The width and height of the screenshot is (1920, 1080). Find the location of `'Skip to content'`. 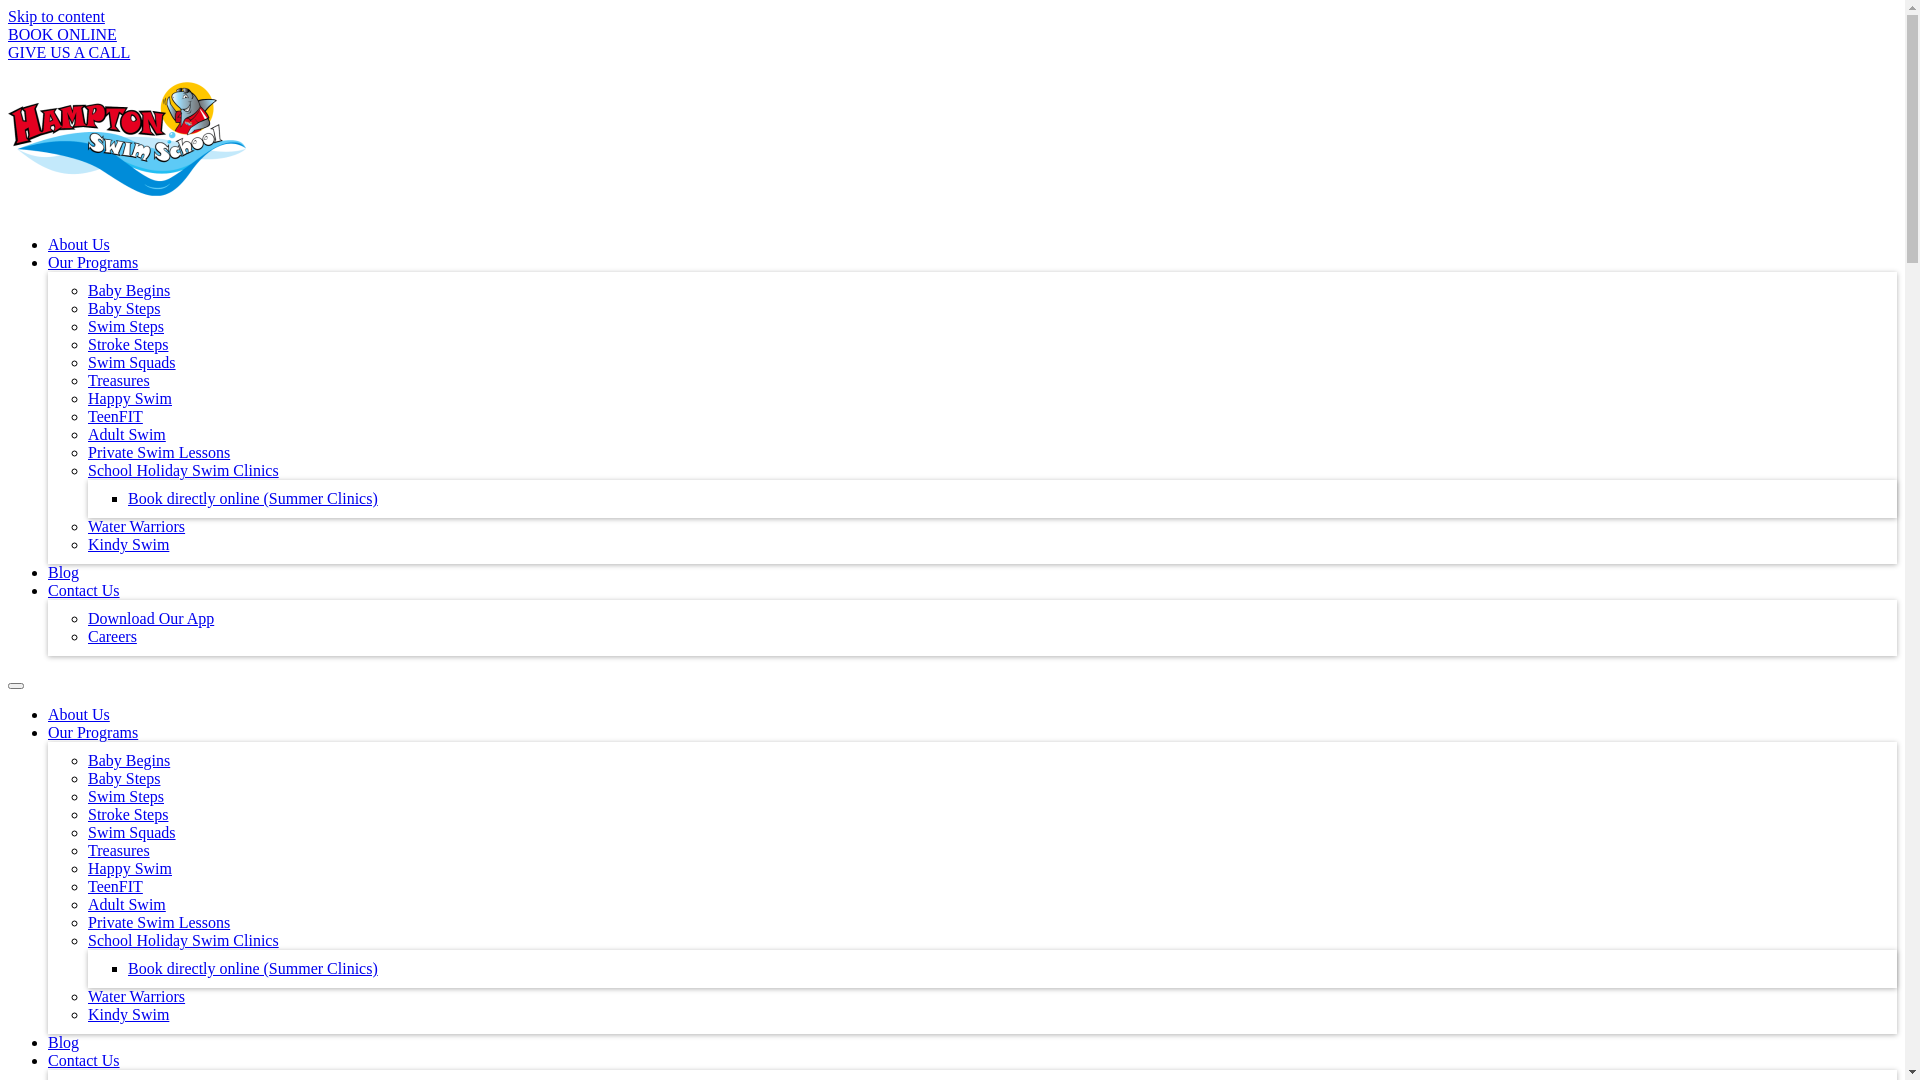

'Skip to content' is located at coordinates (8, 16).